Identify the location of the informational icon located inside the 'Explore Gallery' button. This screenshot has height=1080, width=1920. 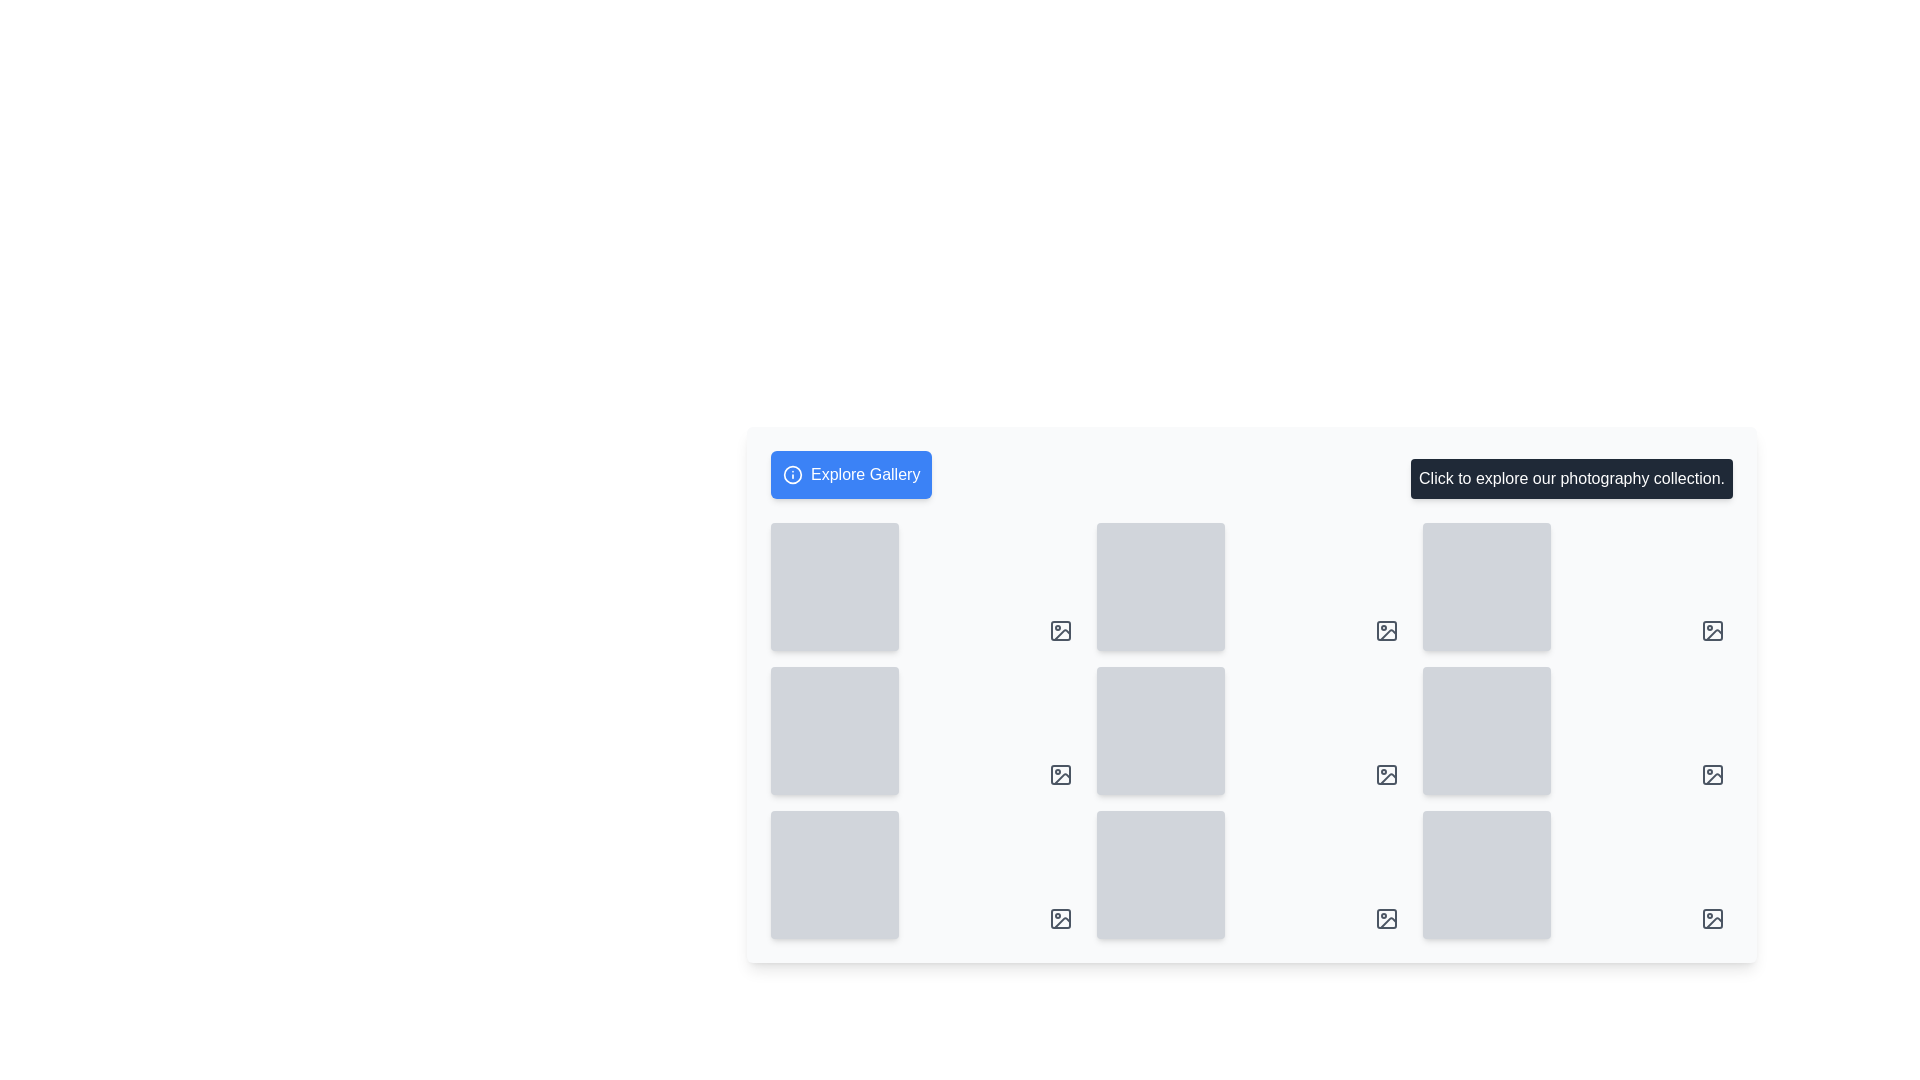
(791, 474).